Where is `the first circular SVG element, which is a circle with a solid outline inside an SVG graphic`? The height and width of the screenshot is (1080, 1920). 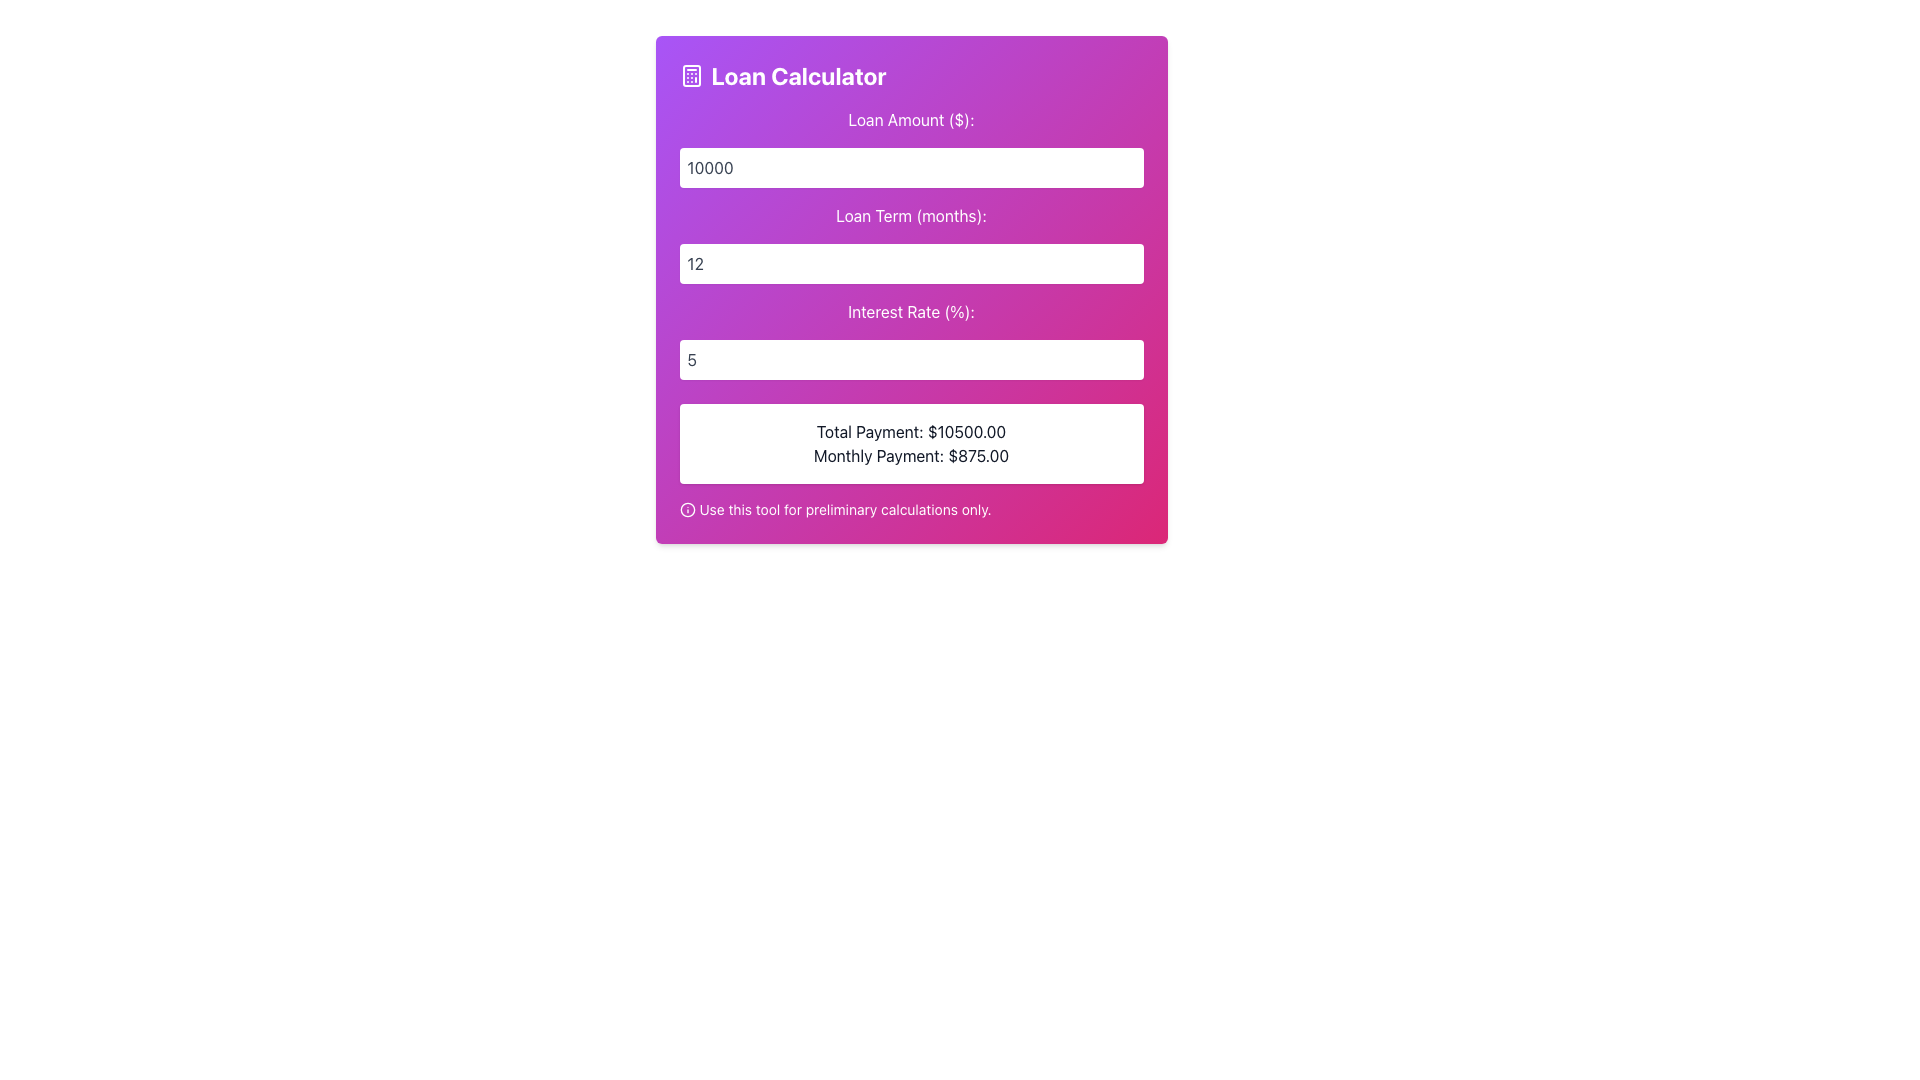
the first circular SVG element, which is a circle with a solid outline inside an SVG graphic is located at coordinates (687, 508).